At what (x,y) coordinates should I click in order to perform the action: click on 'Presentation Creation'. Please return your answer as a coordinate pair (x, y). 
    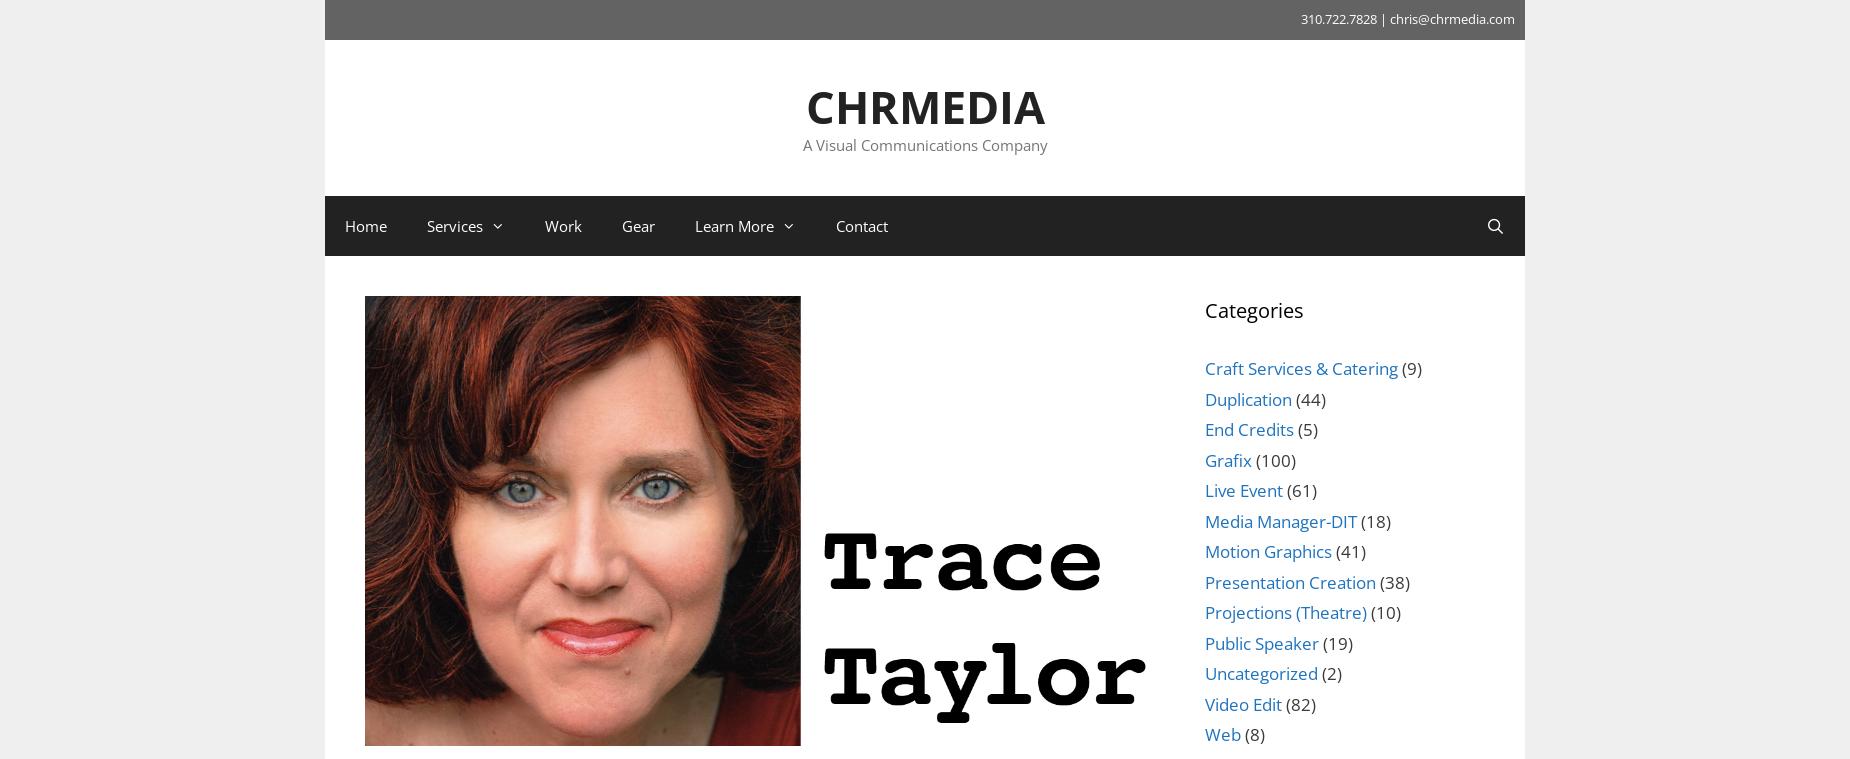
    Looking at the image, I should click on (1289, 580).